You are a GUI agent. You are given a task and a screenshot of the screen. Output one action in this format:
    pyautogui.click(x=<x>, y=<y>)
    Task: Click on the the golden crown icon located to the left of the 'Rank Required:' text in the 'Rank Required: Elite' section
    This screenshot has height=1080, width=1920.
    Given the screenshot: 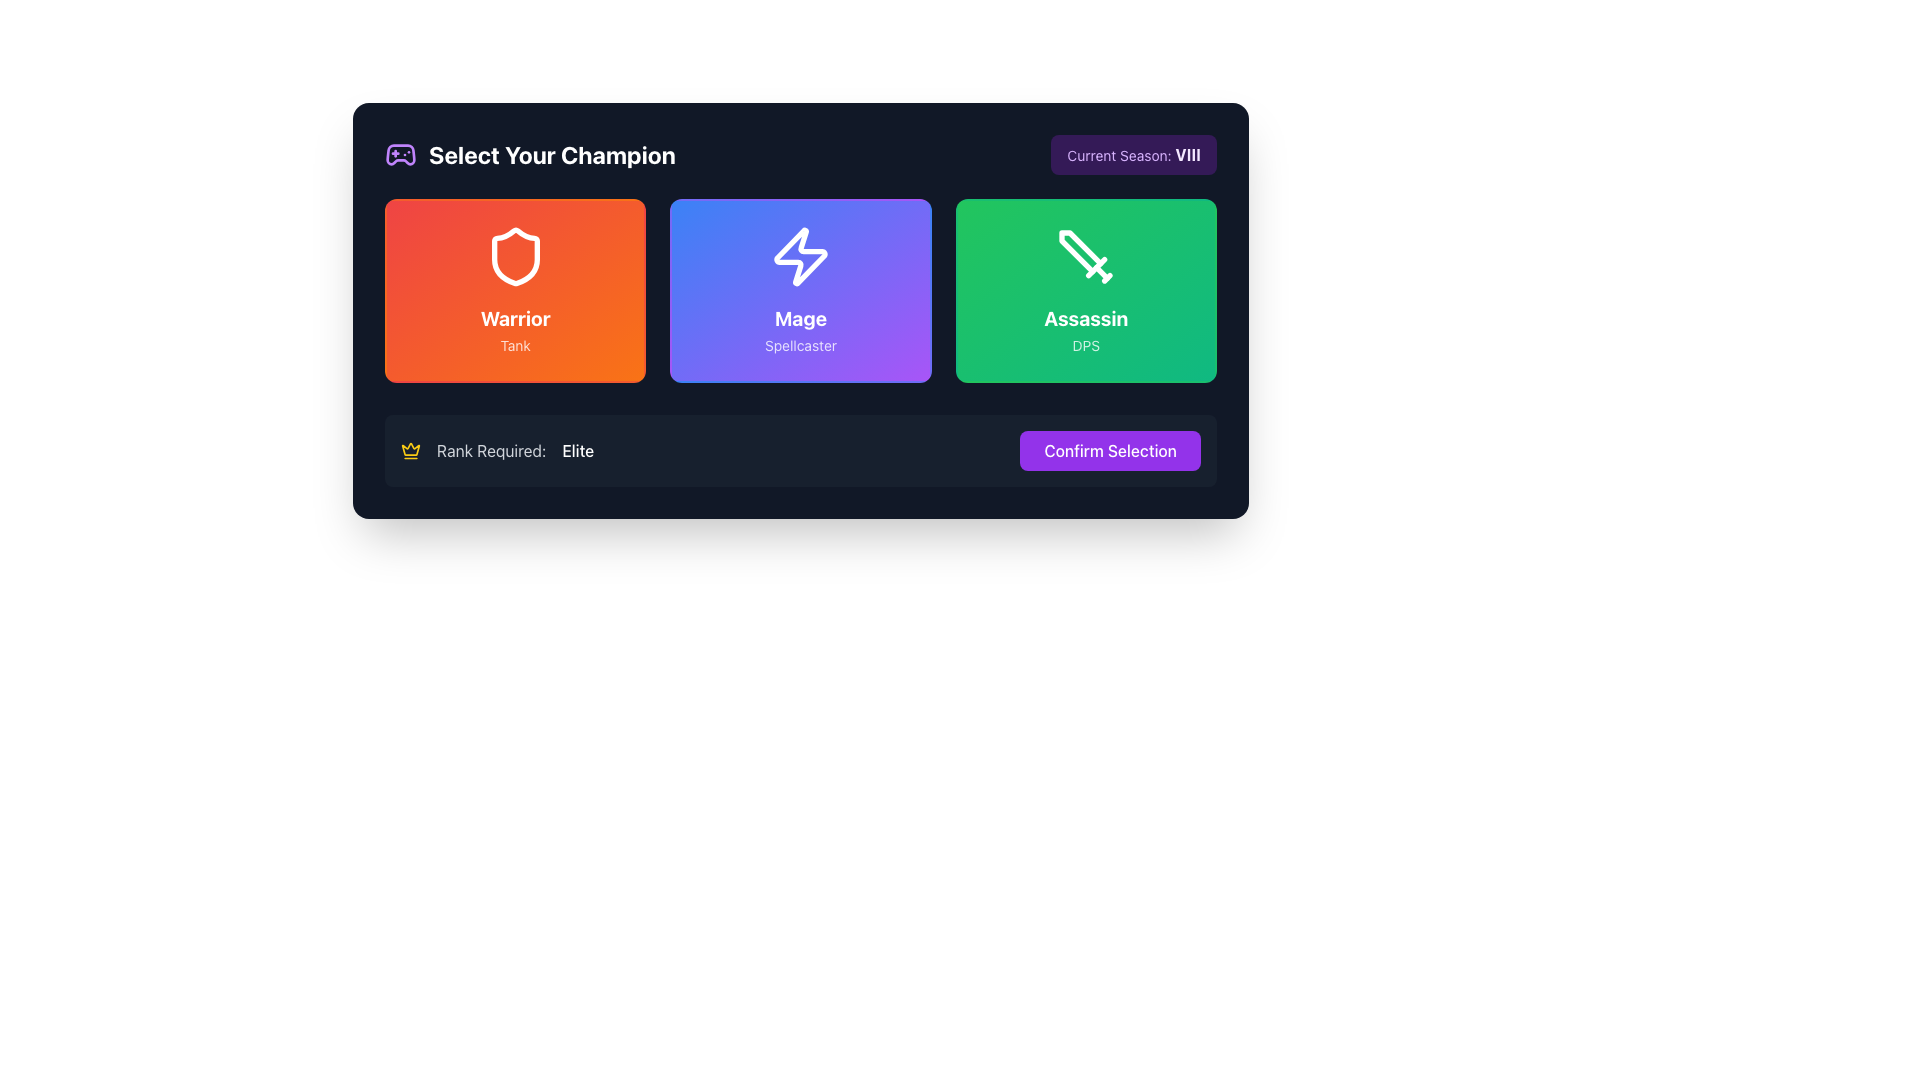 What is the action you would take?
    pyautogui.click(x=410, y=451)
    